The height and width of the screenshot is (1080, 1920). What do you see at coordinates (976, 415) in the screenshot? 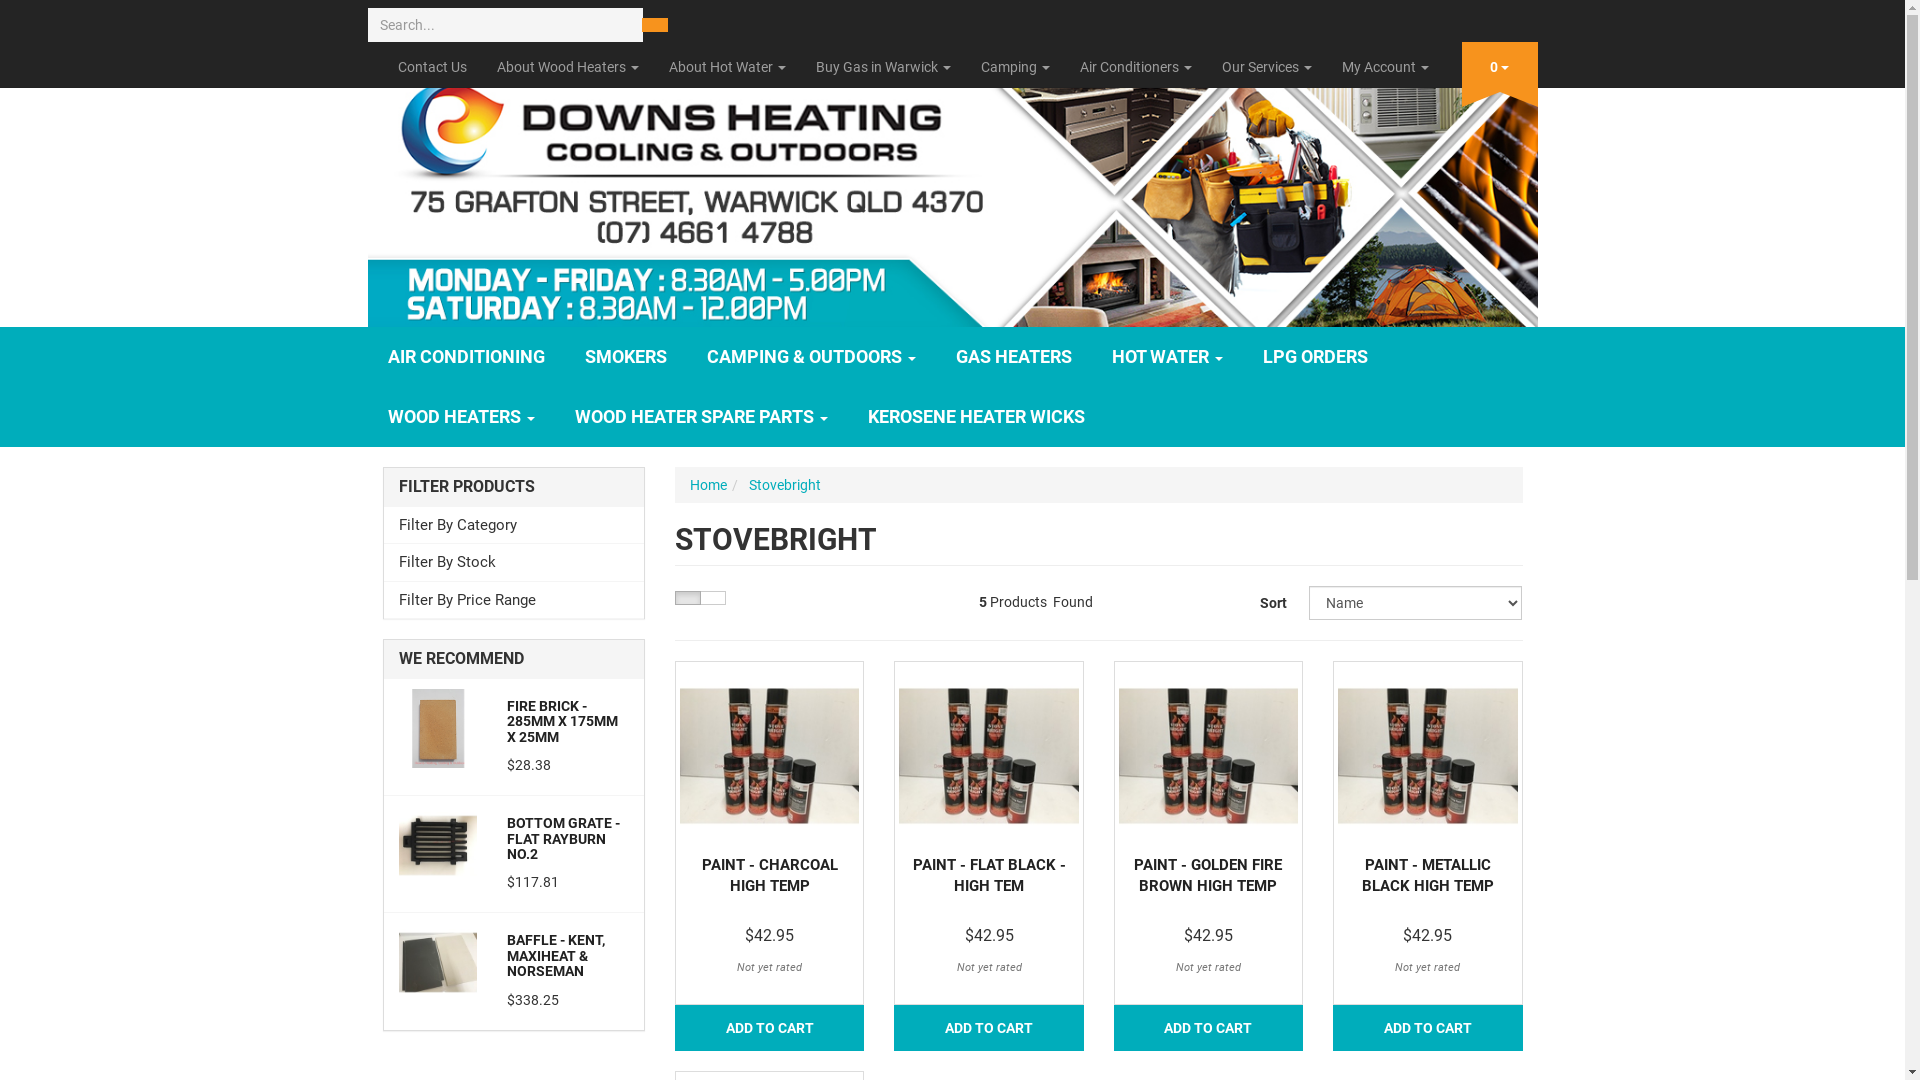
I see `'KEROSENE HEATER WICKS'` at bounding box center [976, 415].